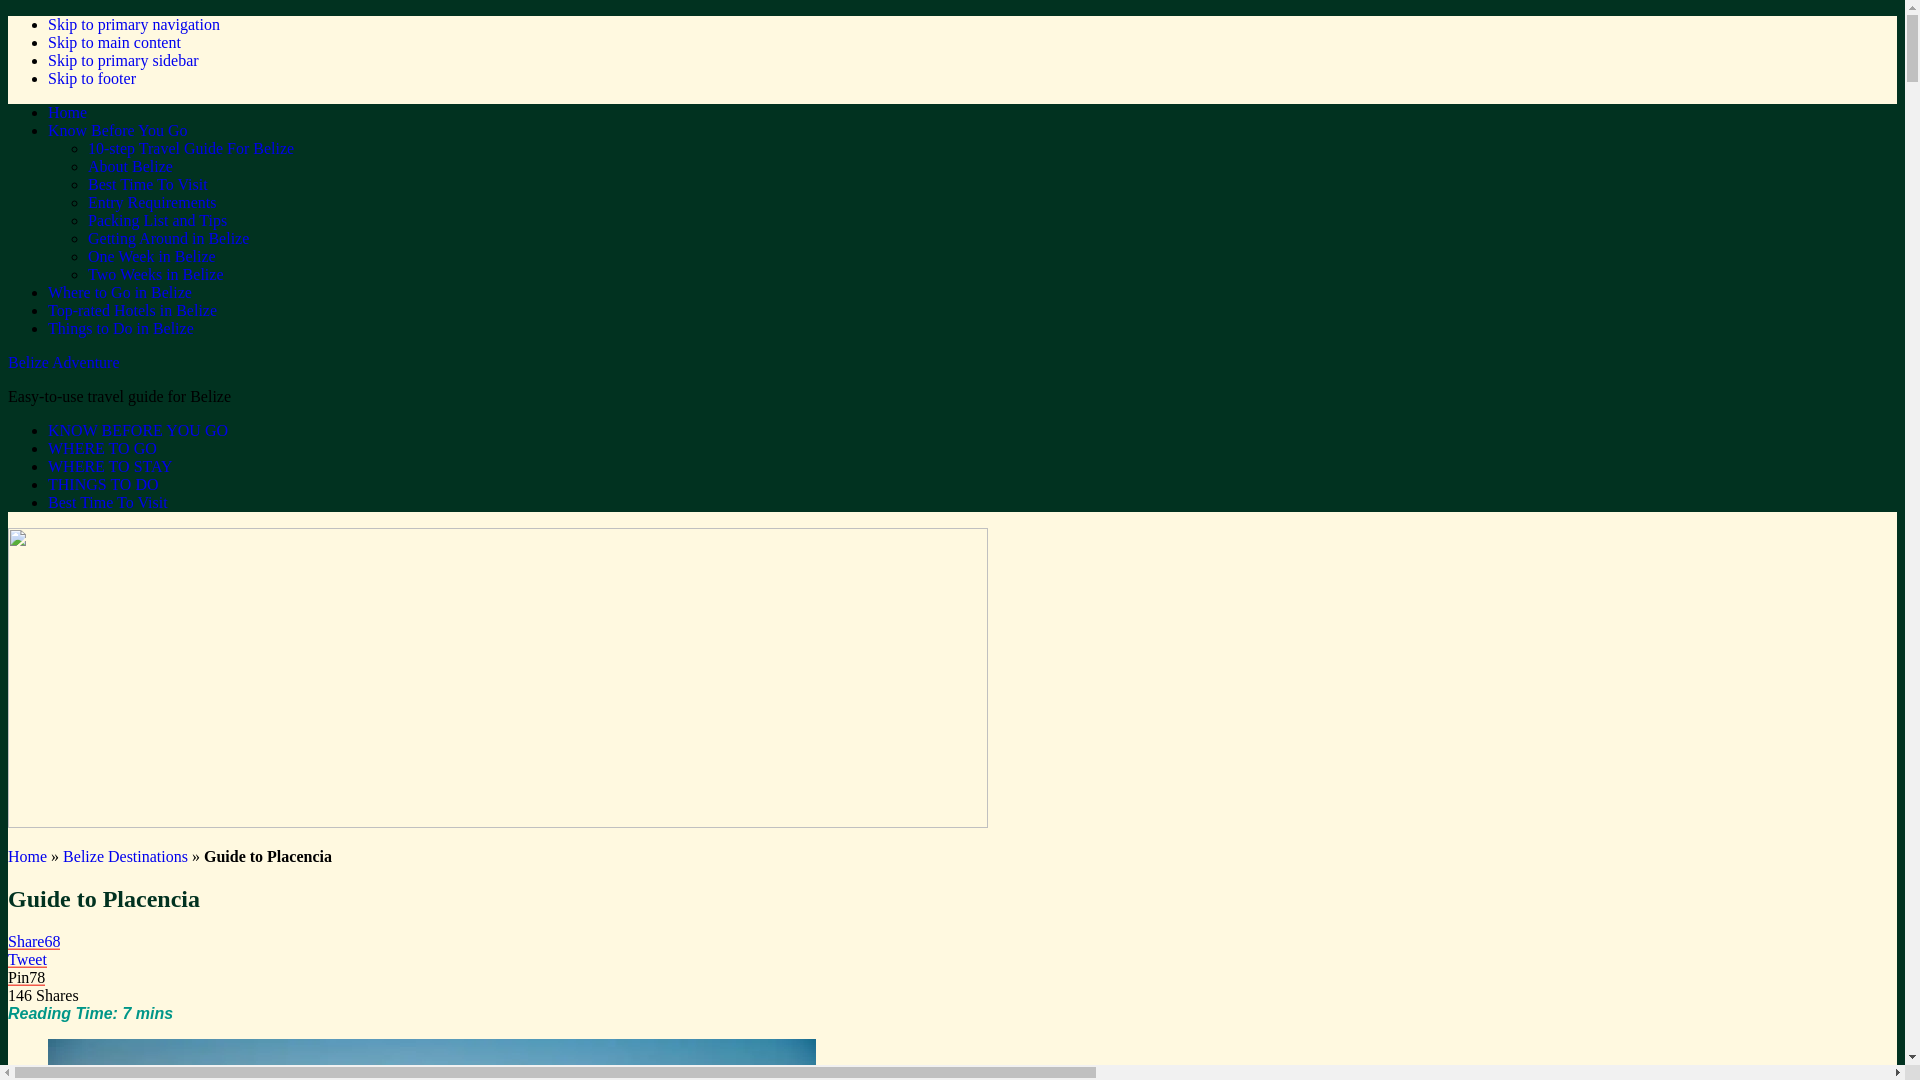 This screenshot has height=1080, width=1920. Describe the element at coordinates (156, 220) in the screenshot. I see `'Packing List and Tips'` at that location.